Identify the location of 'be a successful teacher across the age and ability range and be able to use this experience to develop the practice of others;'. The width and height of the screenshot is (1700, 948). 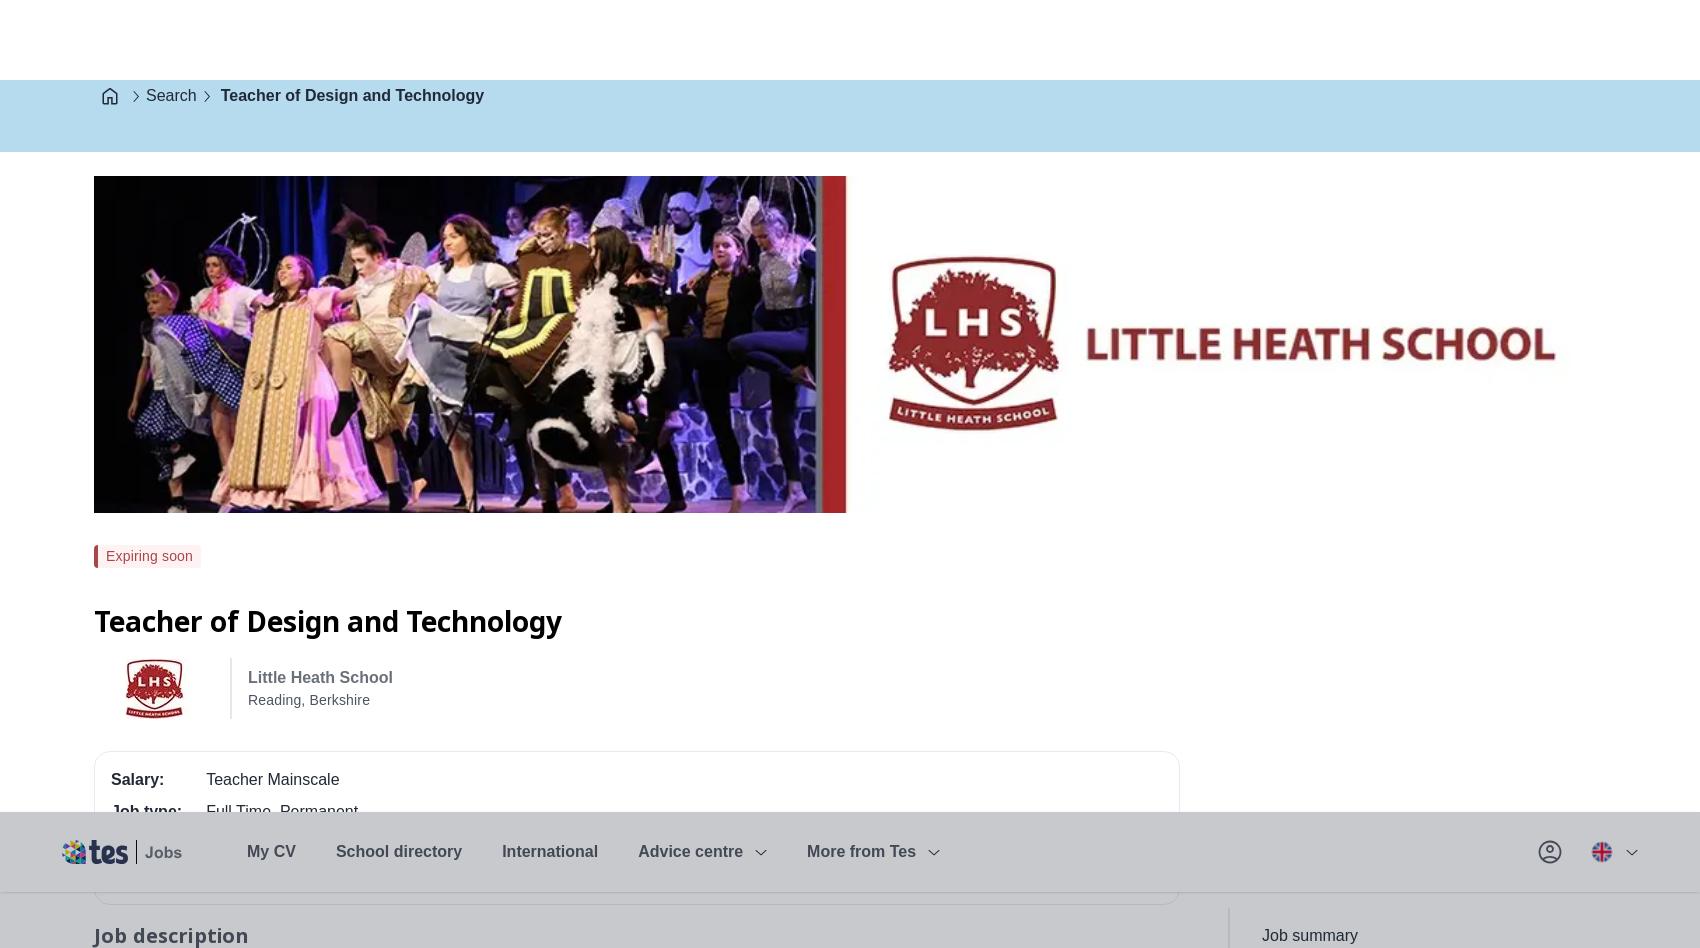
(571, 354).